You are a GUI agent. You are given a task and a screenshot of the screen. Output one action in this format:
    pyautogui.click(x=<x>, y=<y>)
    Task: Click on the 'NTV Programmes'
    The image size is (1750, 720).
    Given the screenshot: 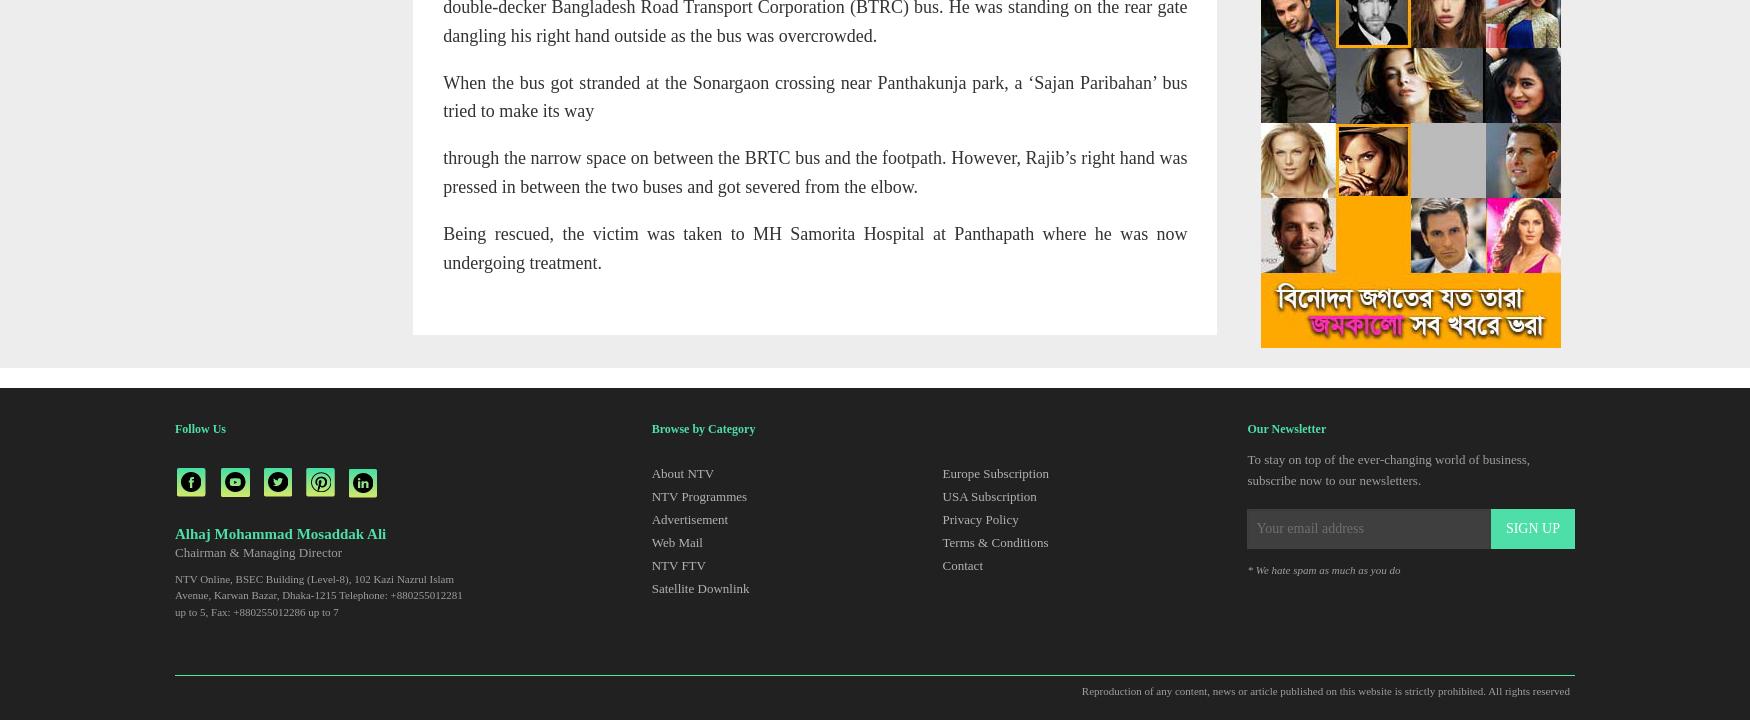 What is the action you would take?
    pyautogui.click(x=698, y=495)
    